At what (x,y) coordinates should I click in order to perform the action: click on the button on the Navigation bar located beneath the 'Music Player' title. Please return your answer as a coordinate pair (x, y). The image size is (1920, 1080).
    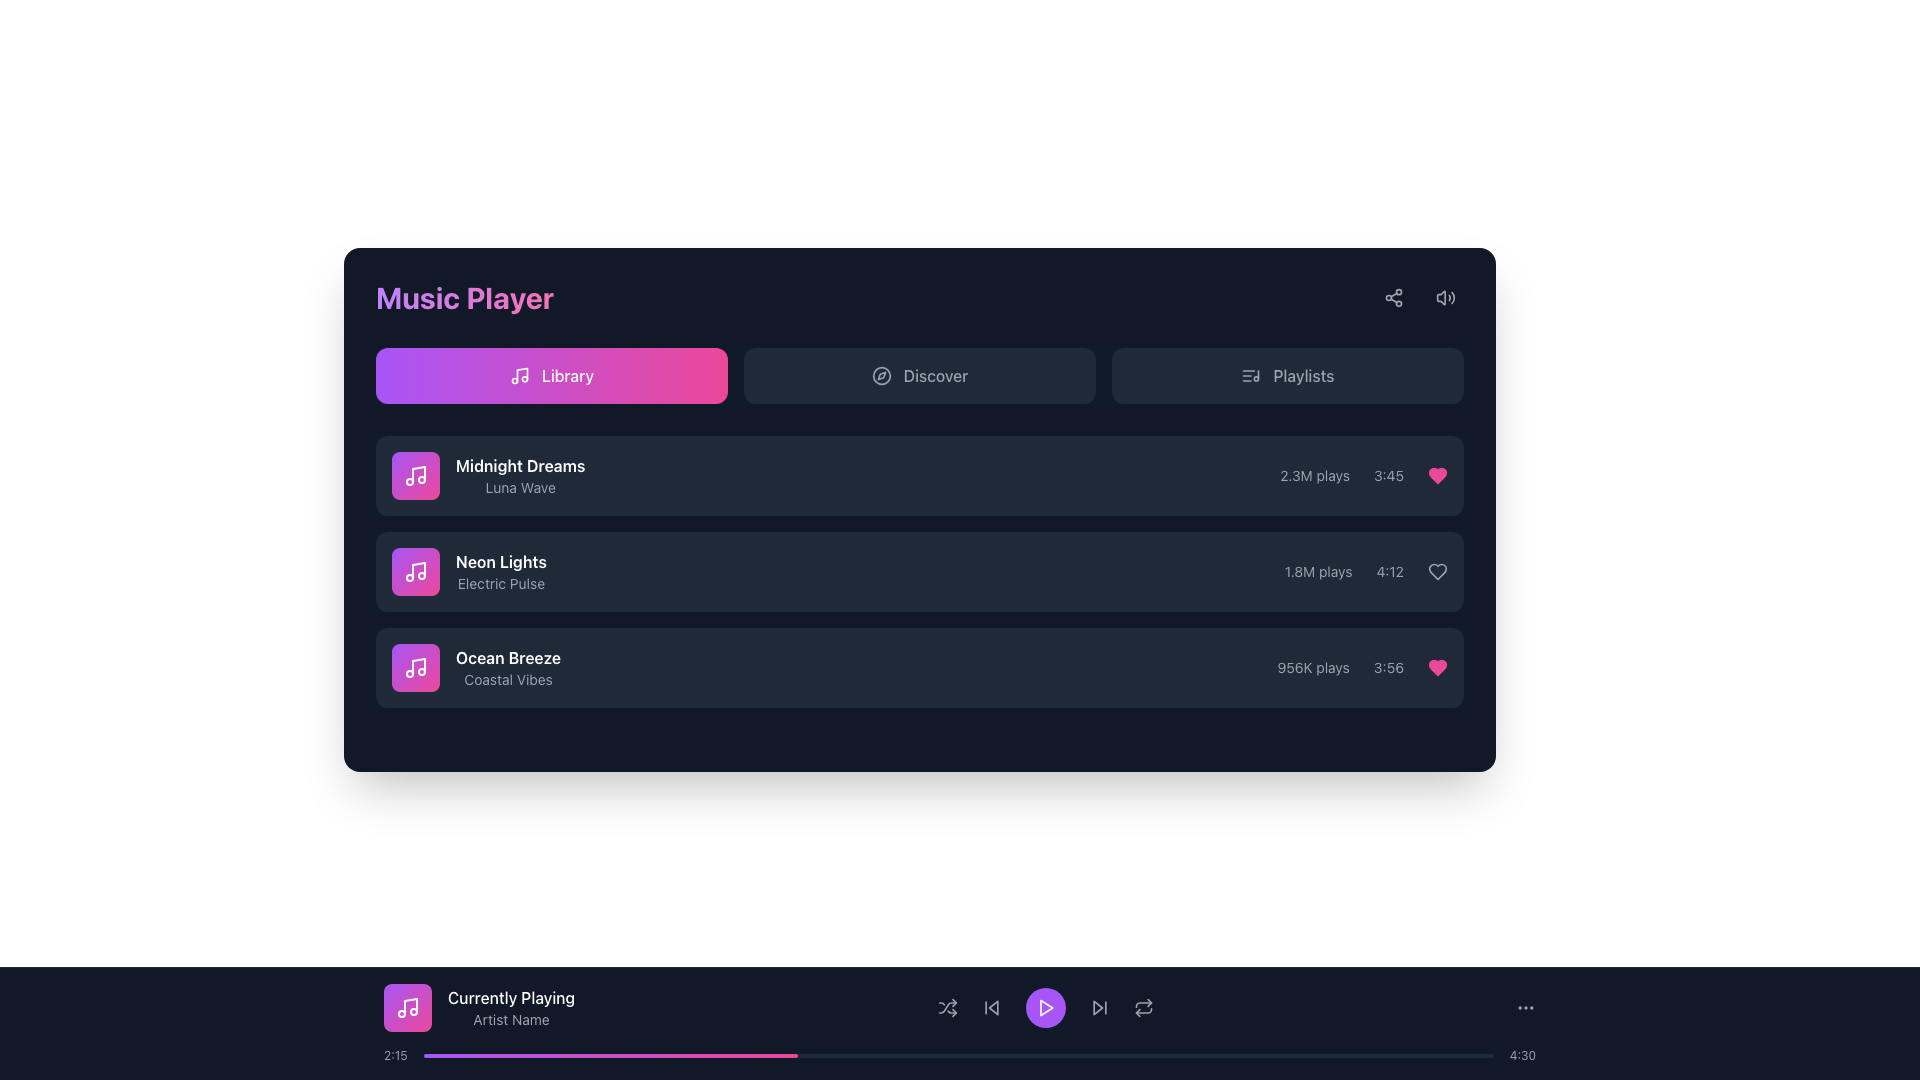
    Looking at the image, I should click on (919, 375).